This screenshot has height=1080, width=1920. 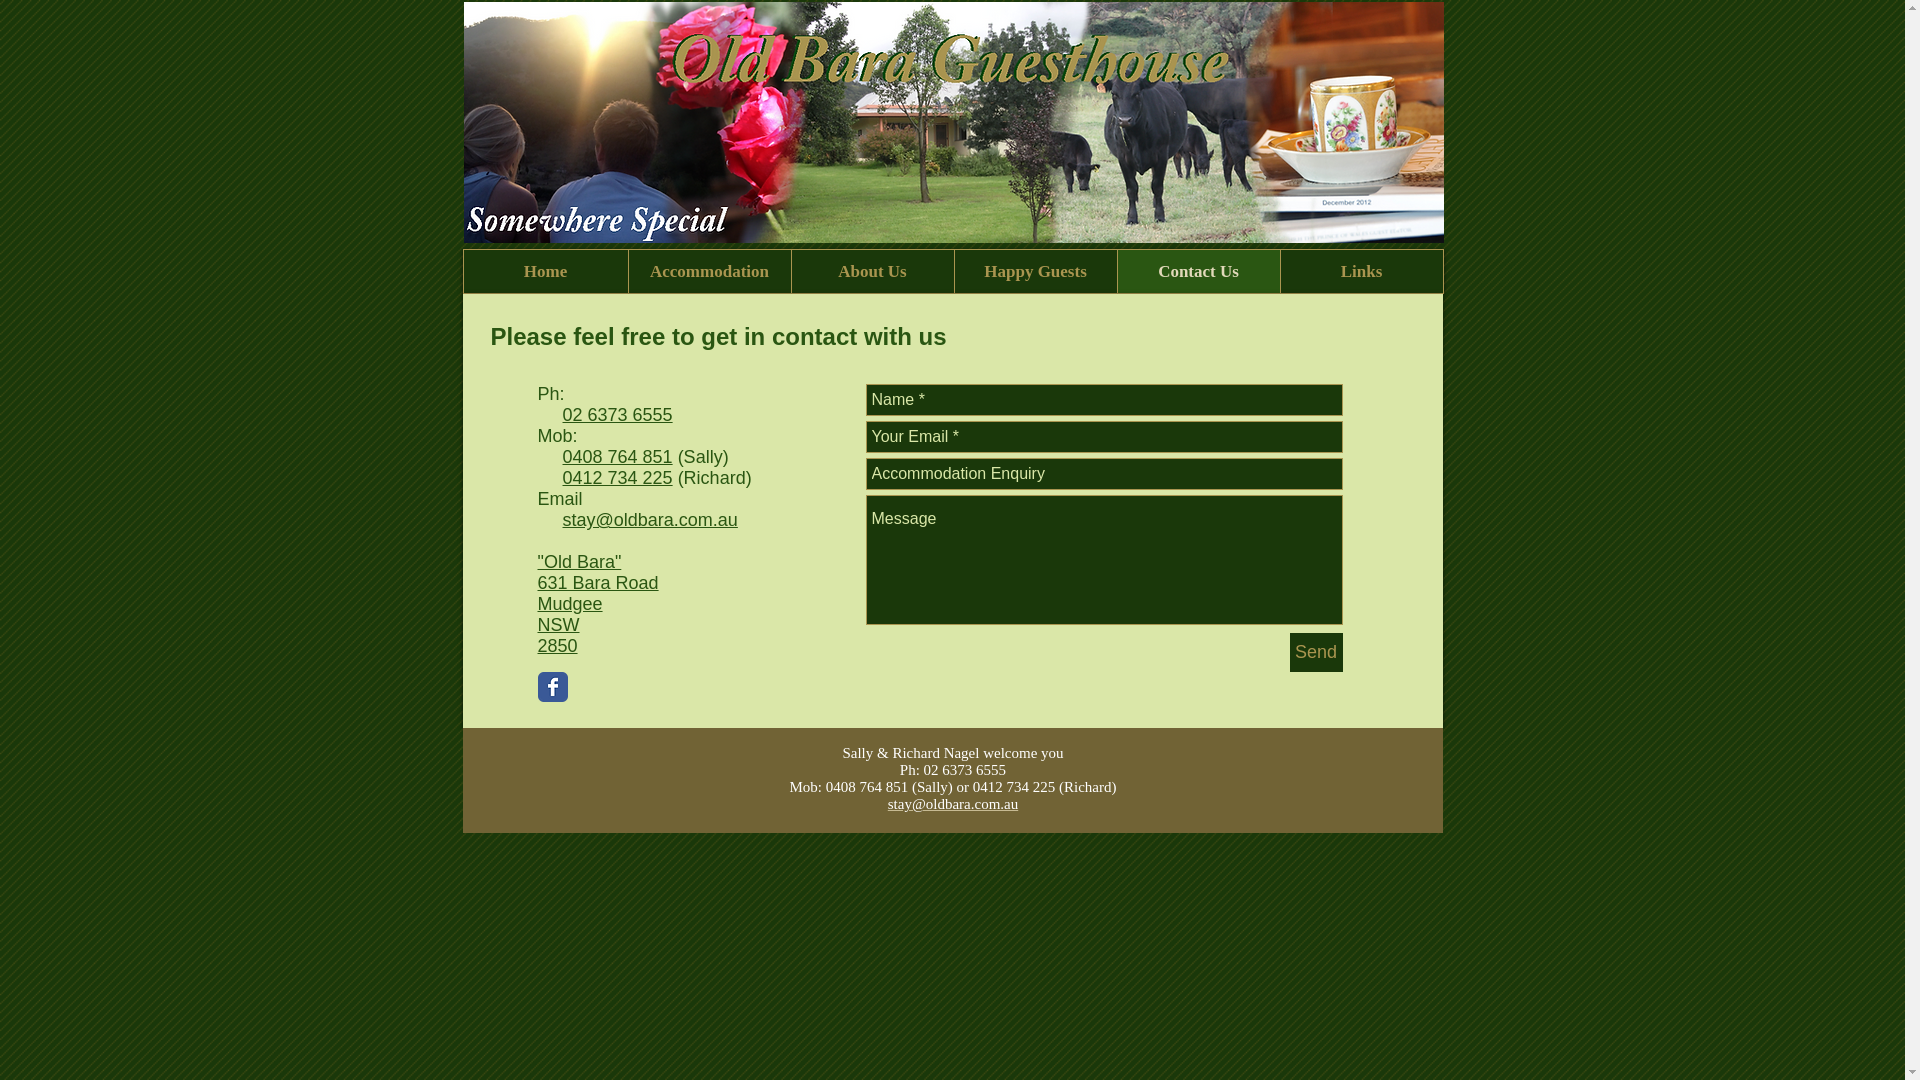 What do you see at coordinates (1035, 271) in the screenshot?
I see `'Happy Guests'` at bounding box center [1035, 271].